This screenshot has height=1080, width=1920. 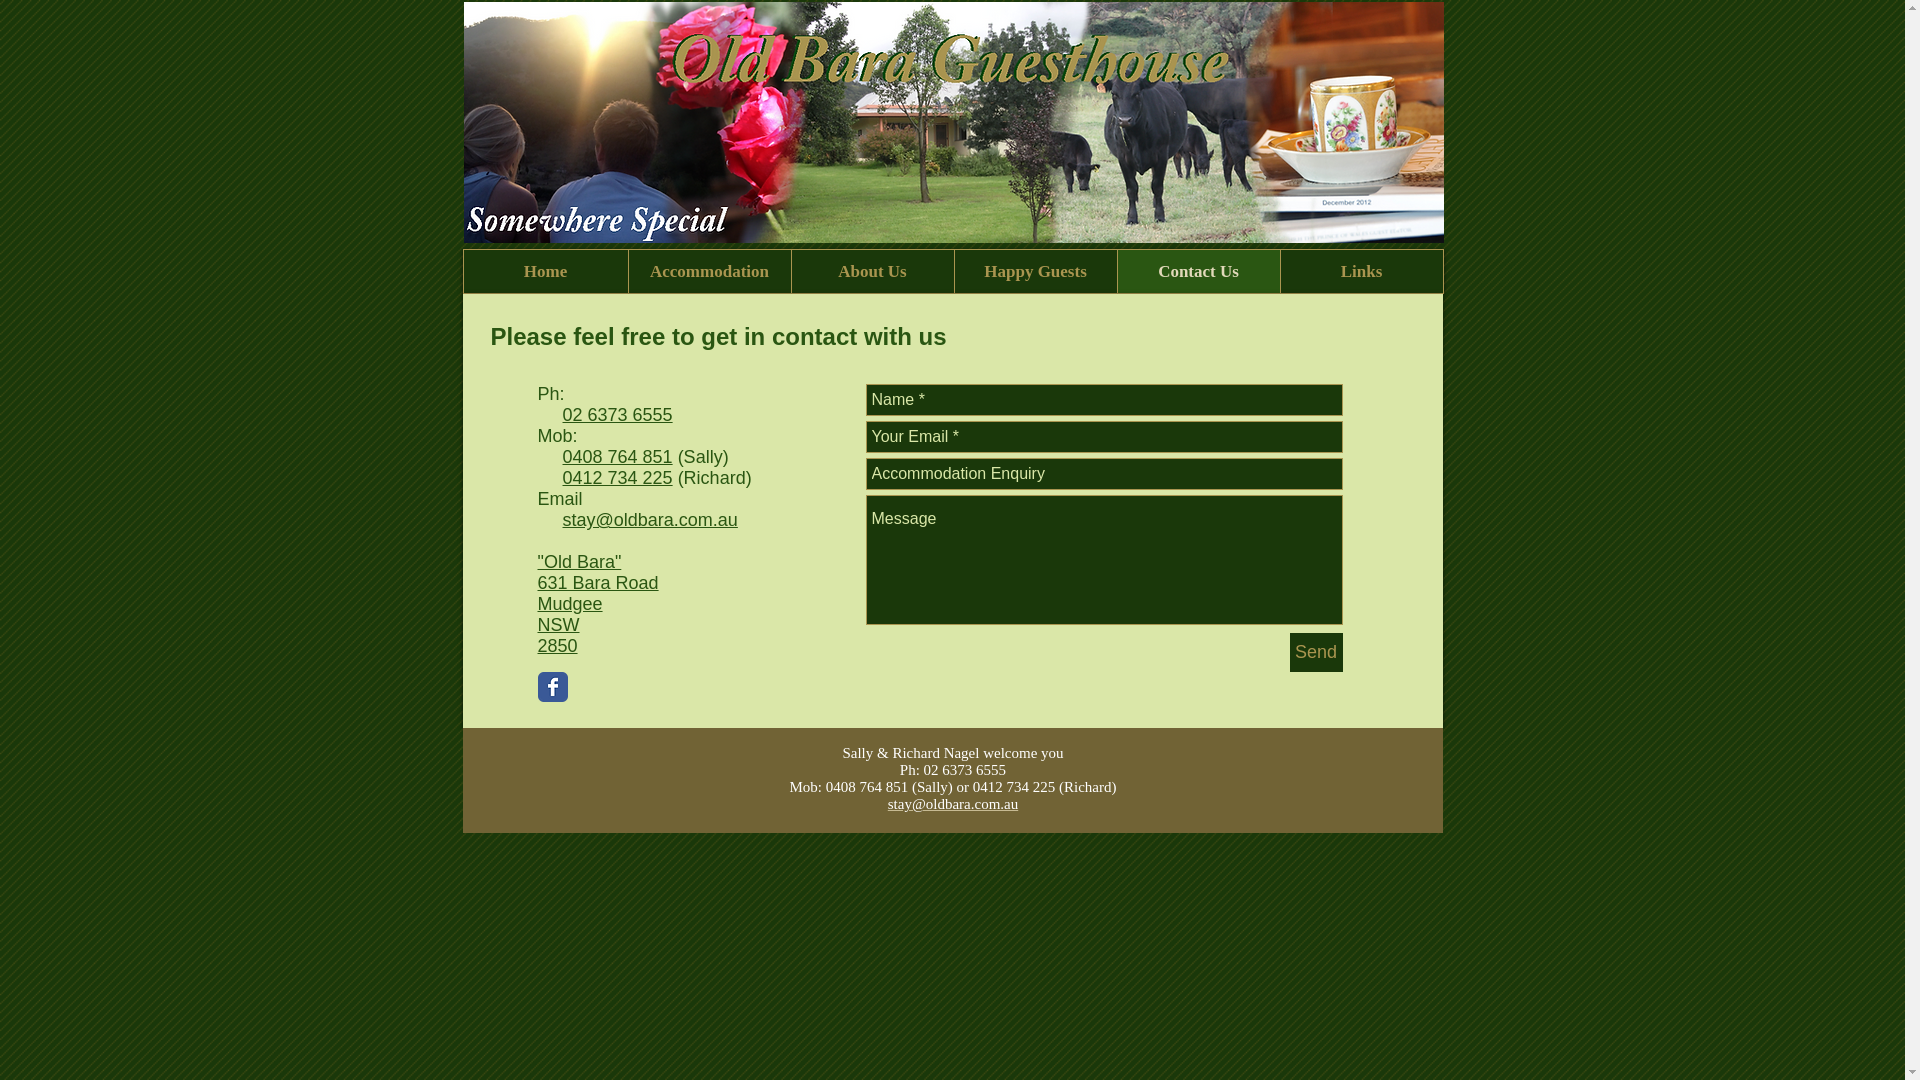 What do you see at coordinates (1035, 271) in the screenshot?
I see `'Happy Guests'` at bounding box center [1035, 271].